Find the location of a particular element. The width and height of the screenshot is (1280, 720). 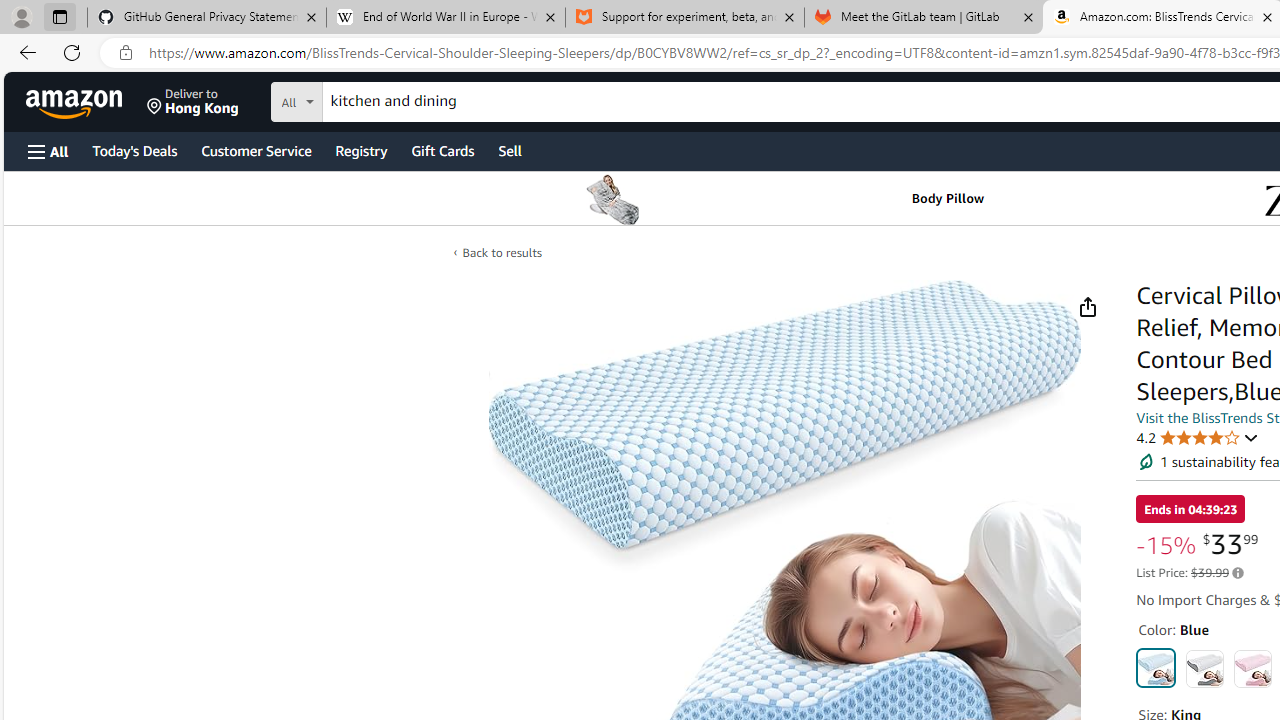

'Pink' is located at coordinates (1251, 668).